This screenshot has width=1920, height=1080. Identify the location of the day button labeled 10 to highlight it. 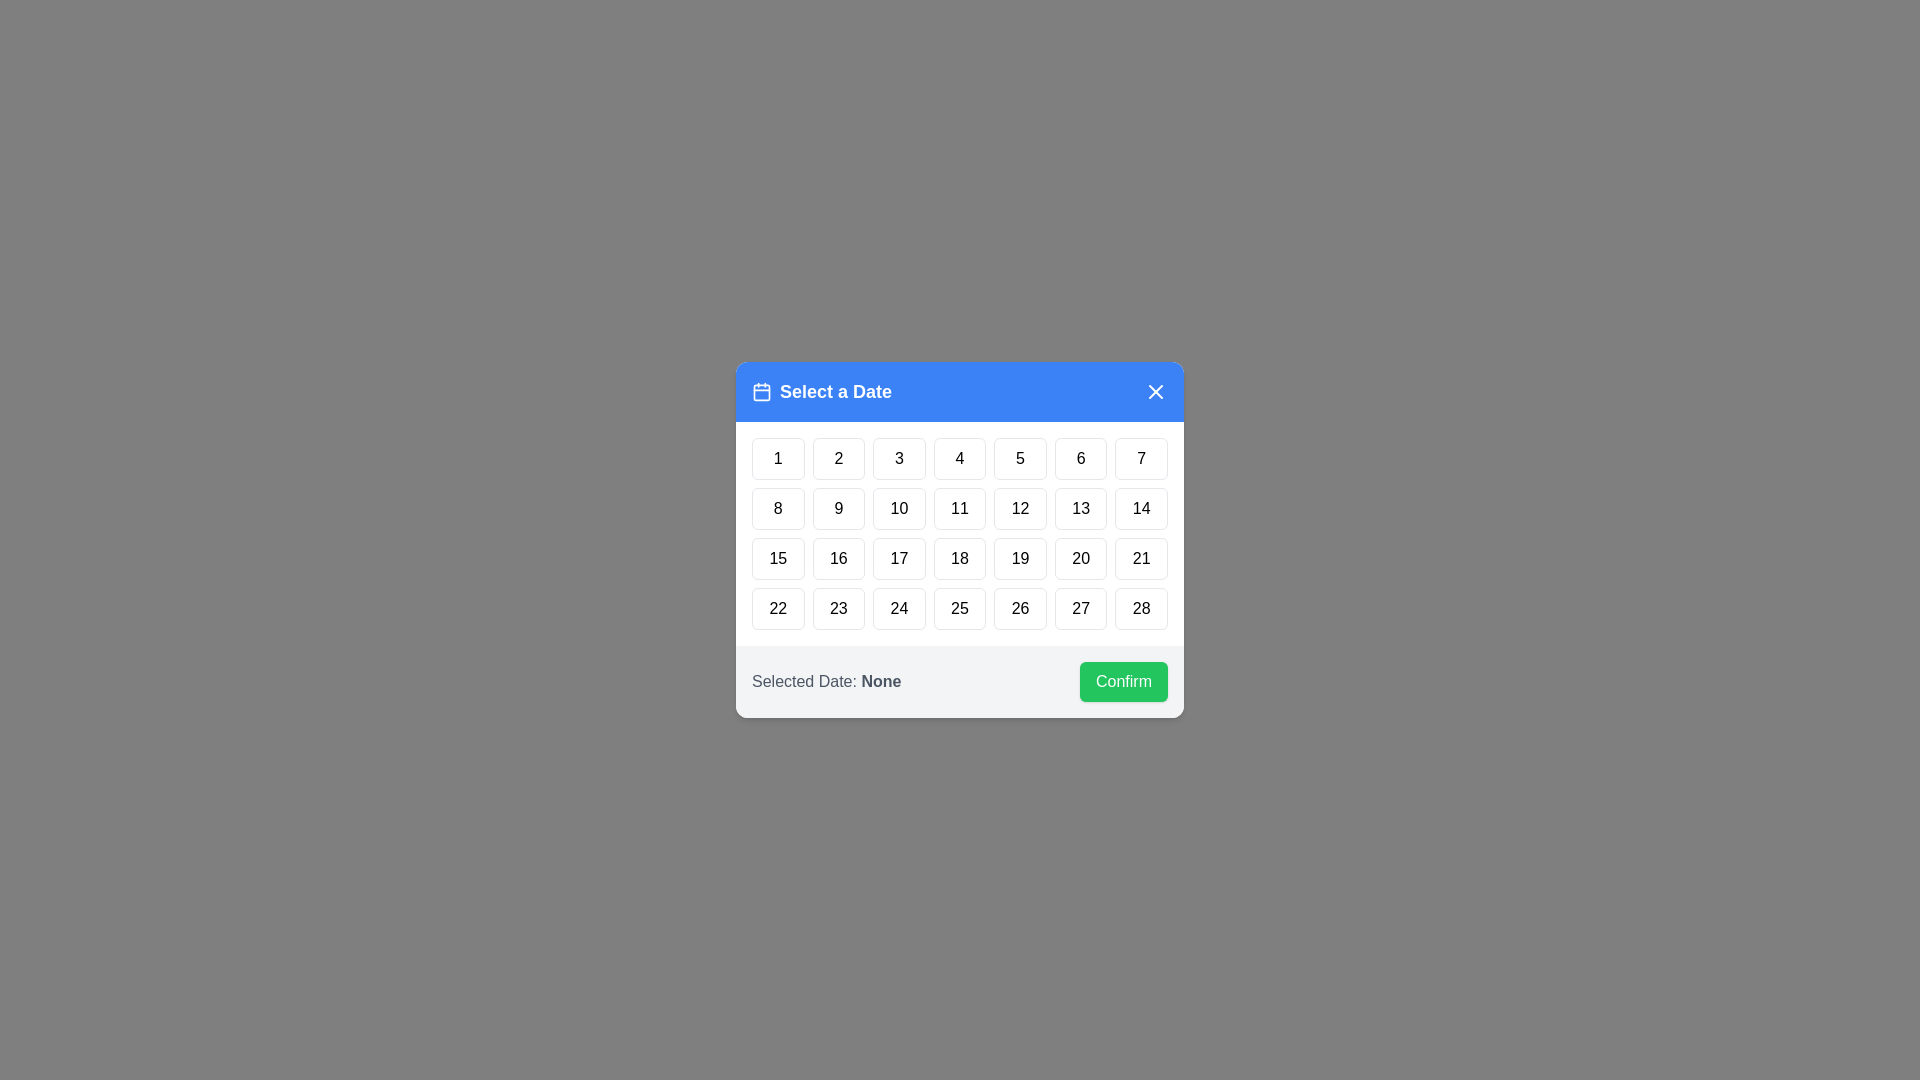
(897, 508).